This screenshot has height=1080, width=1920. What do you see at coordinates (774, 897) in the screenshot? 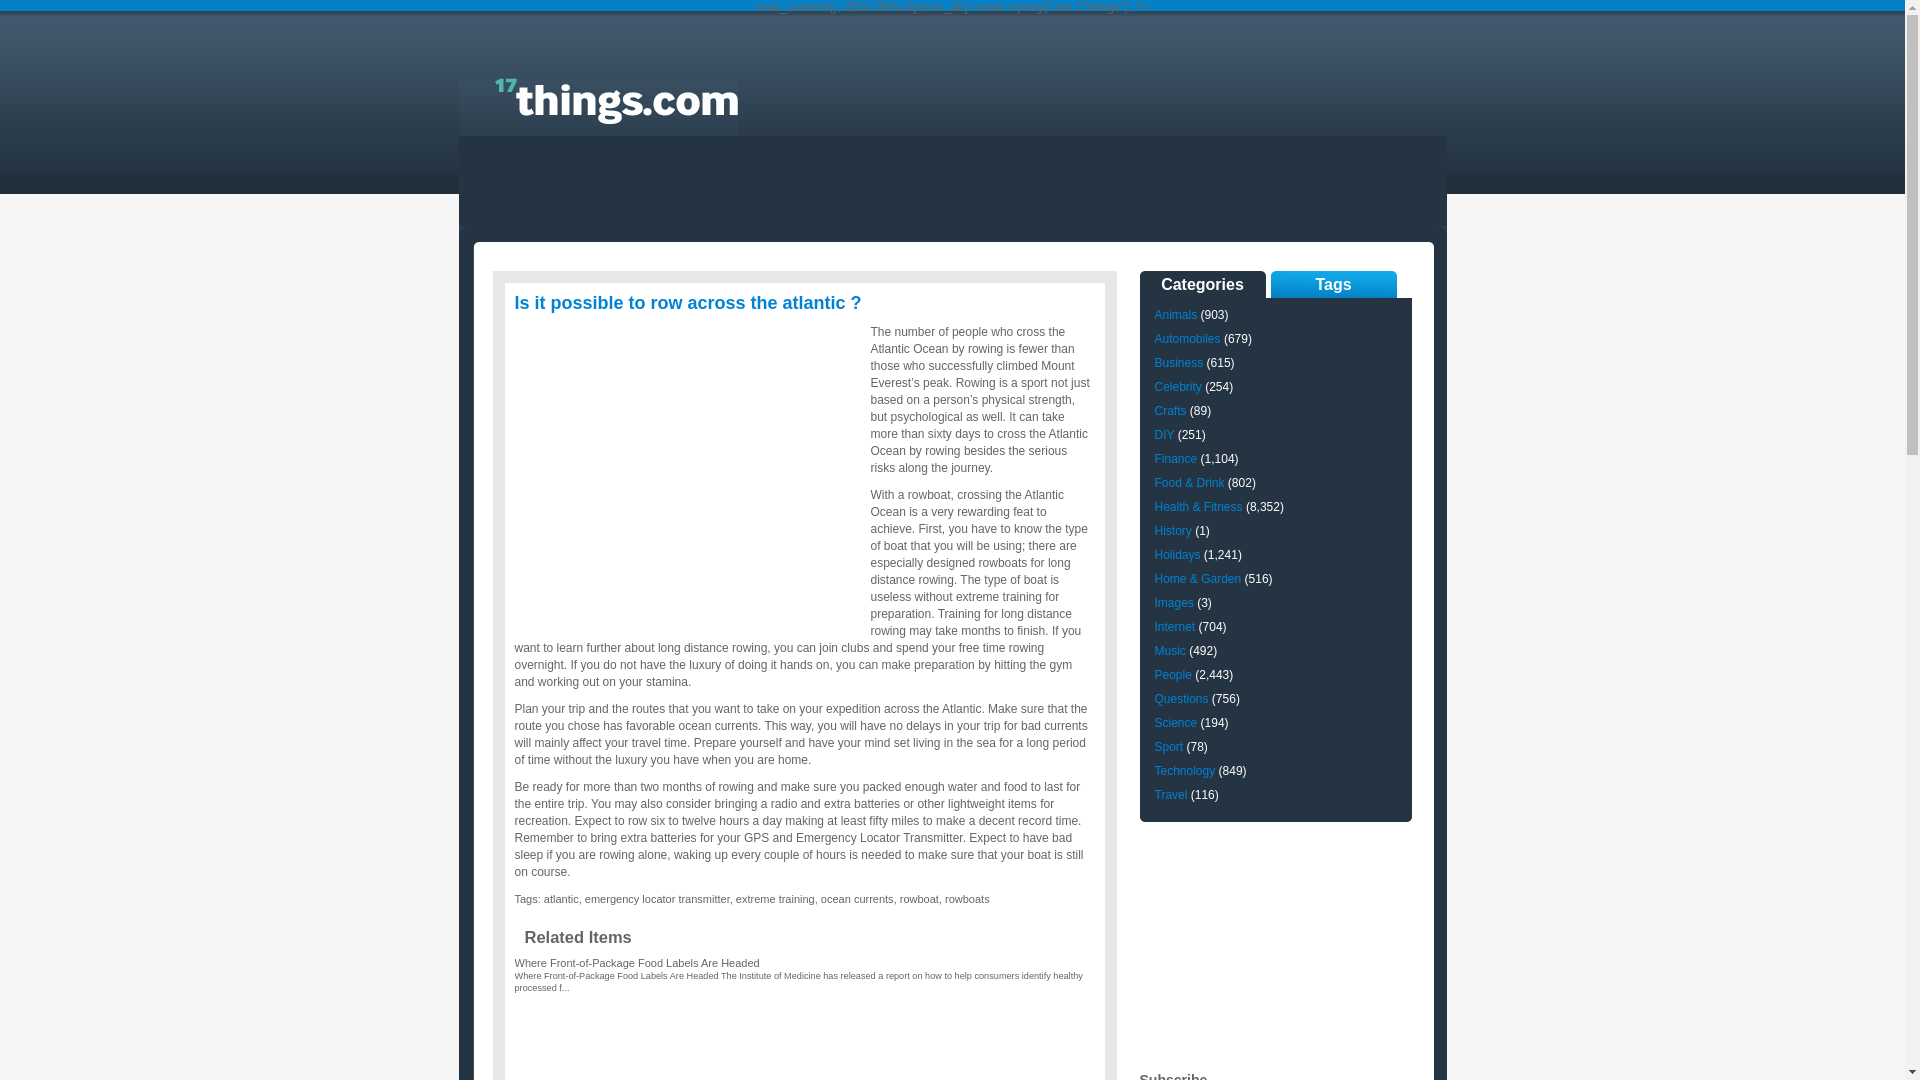
I see `'extreme training'` at bounding box center [774, 897].